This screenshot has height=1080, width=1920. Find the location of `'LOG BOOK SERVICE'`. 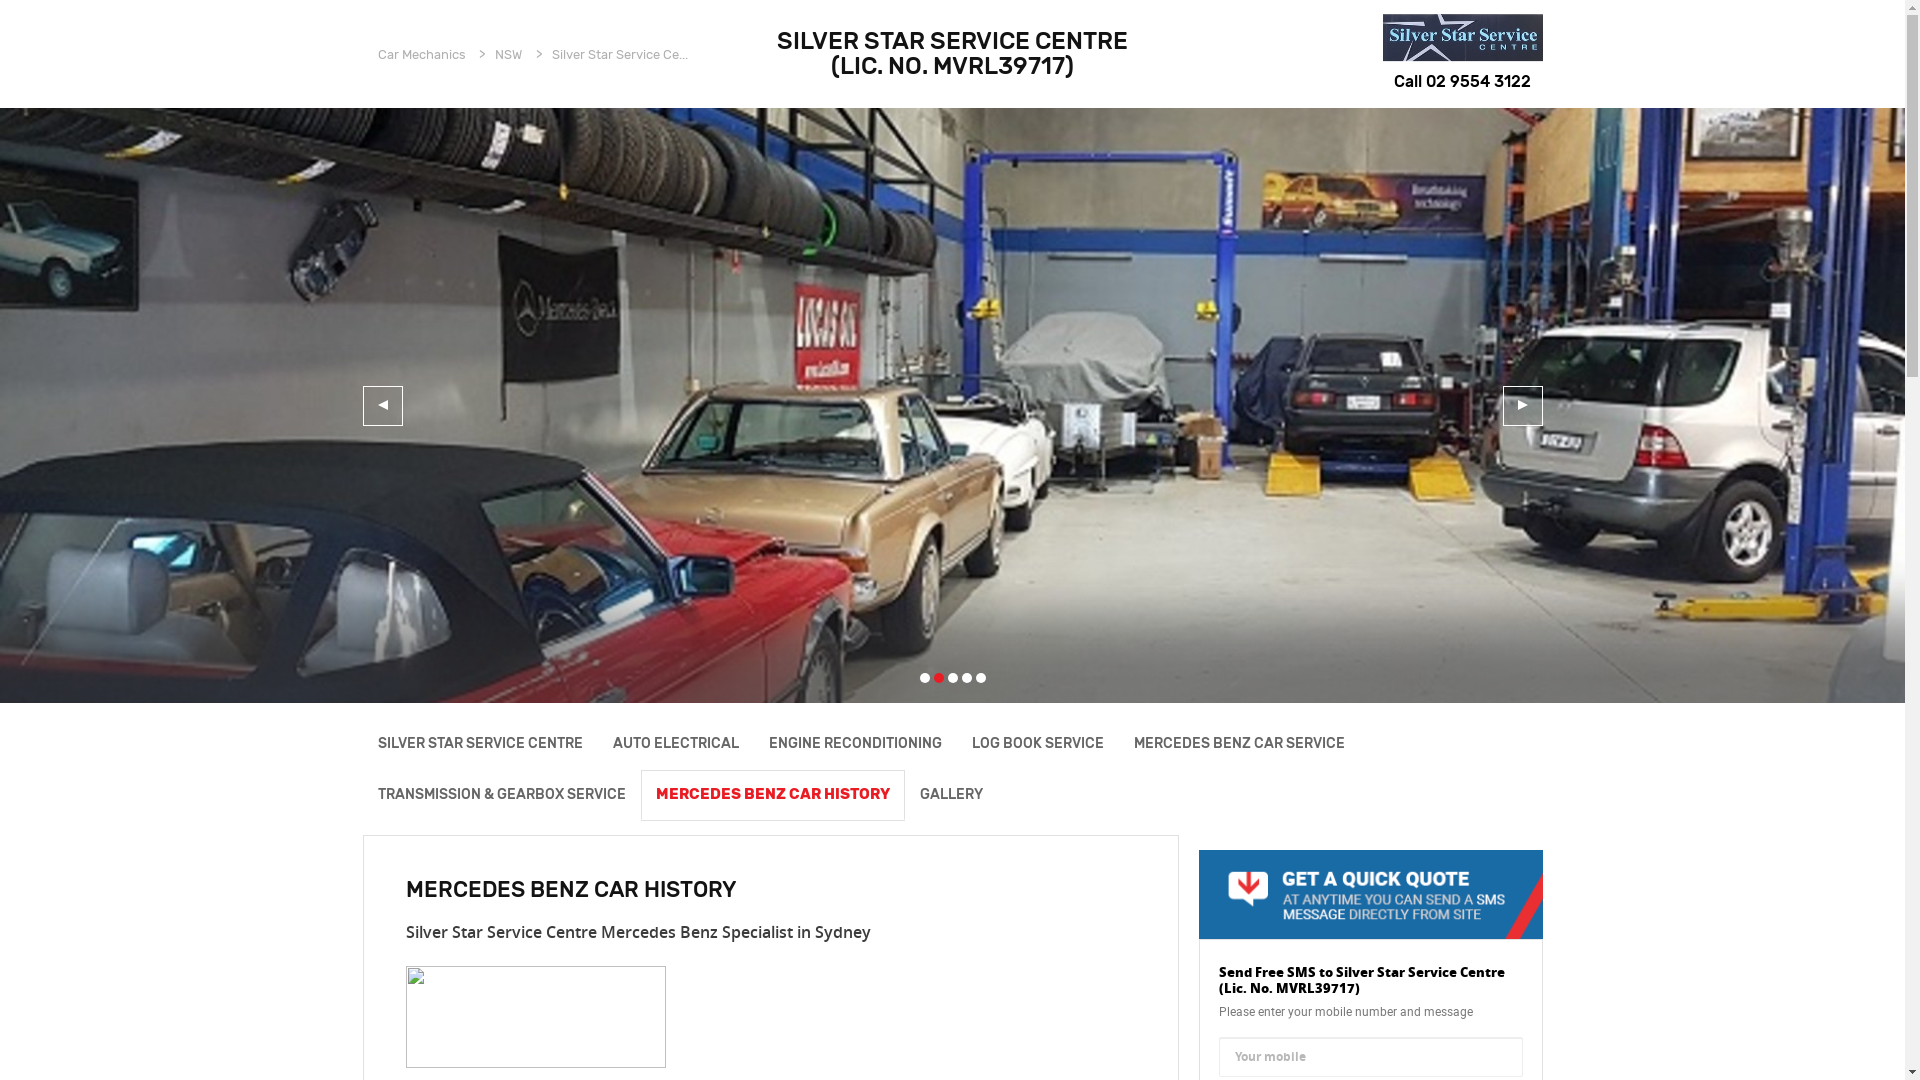

'LOG BOOK SERVICE' is located at coordinates (1036, 744).